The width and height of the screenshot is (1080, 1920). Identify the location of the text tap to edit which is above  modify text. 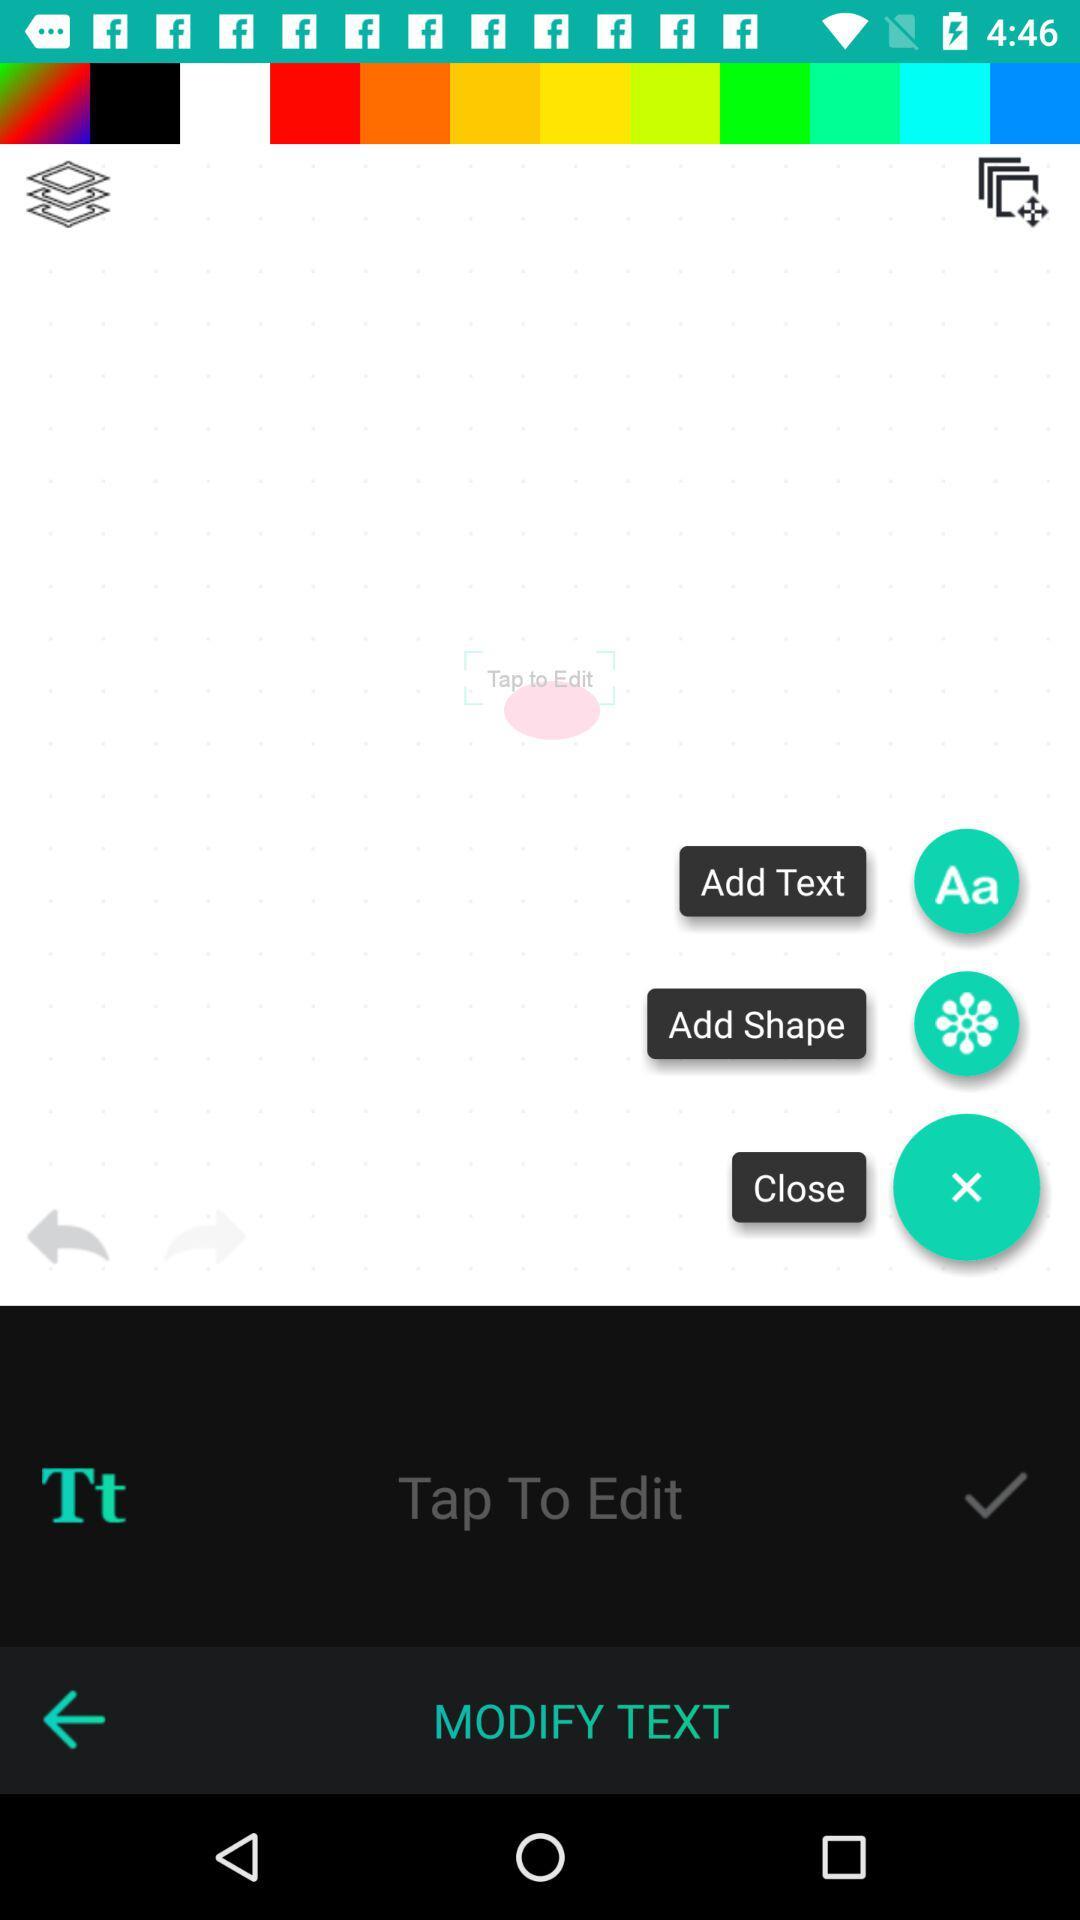
(540, 1496).